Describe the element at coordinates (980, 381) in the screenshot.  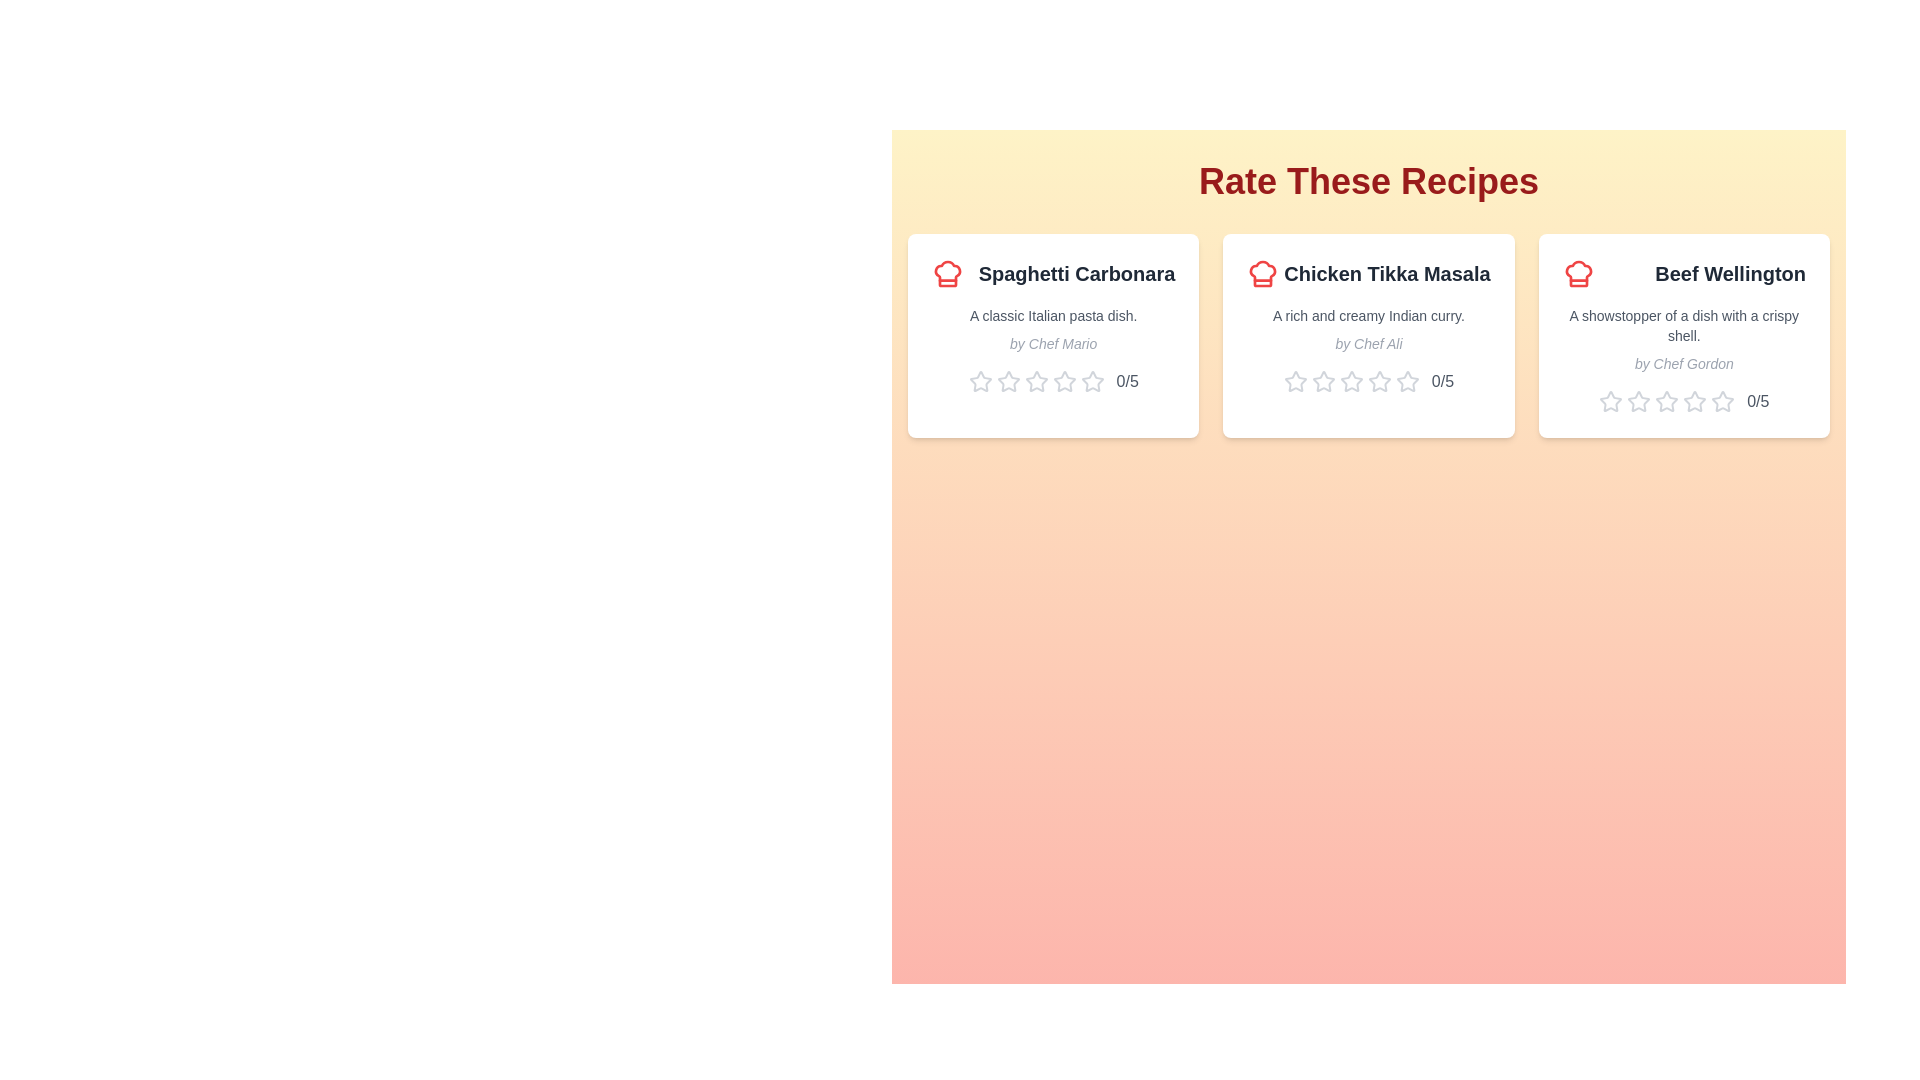
I see `the rating for a recipe to 1 stars` at that location.